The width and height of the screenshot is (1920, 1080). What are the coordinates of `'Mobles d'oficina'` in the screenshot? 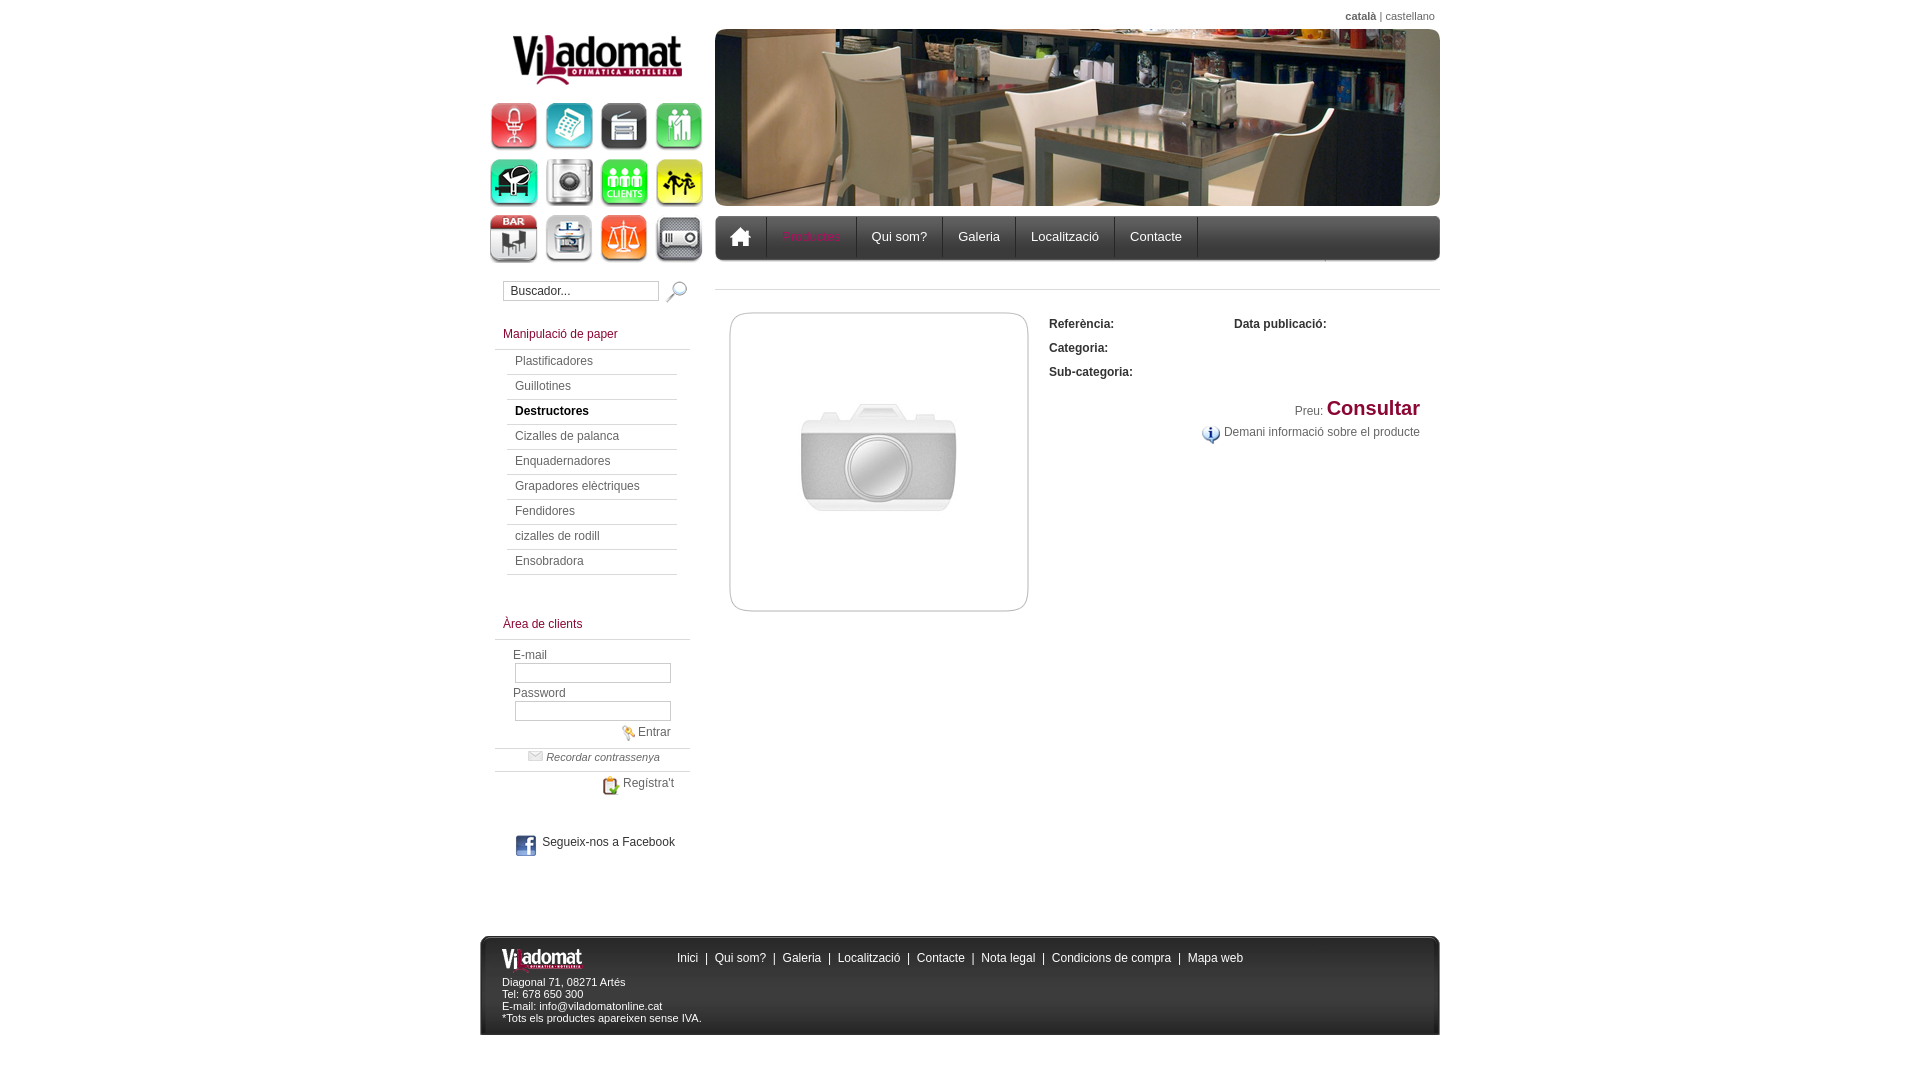 It's located at (513, 127).